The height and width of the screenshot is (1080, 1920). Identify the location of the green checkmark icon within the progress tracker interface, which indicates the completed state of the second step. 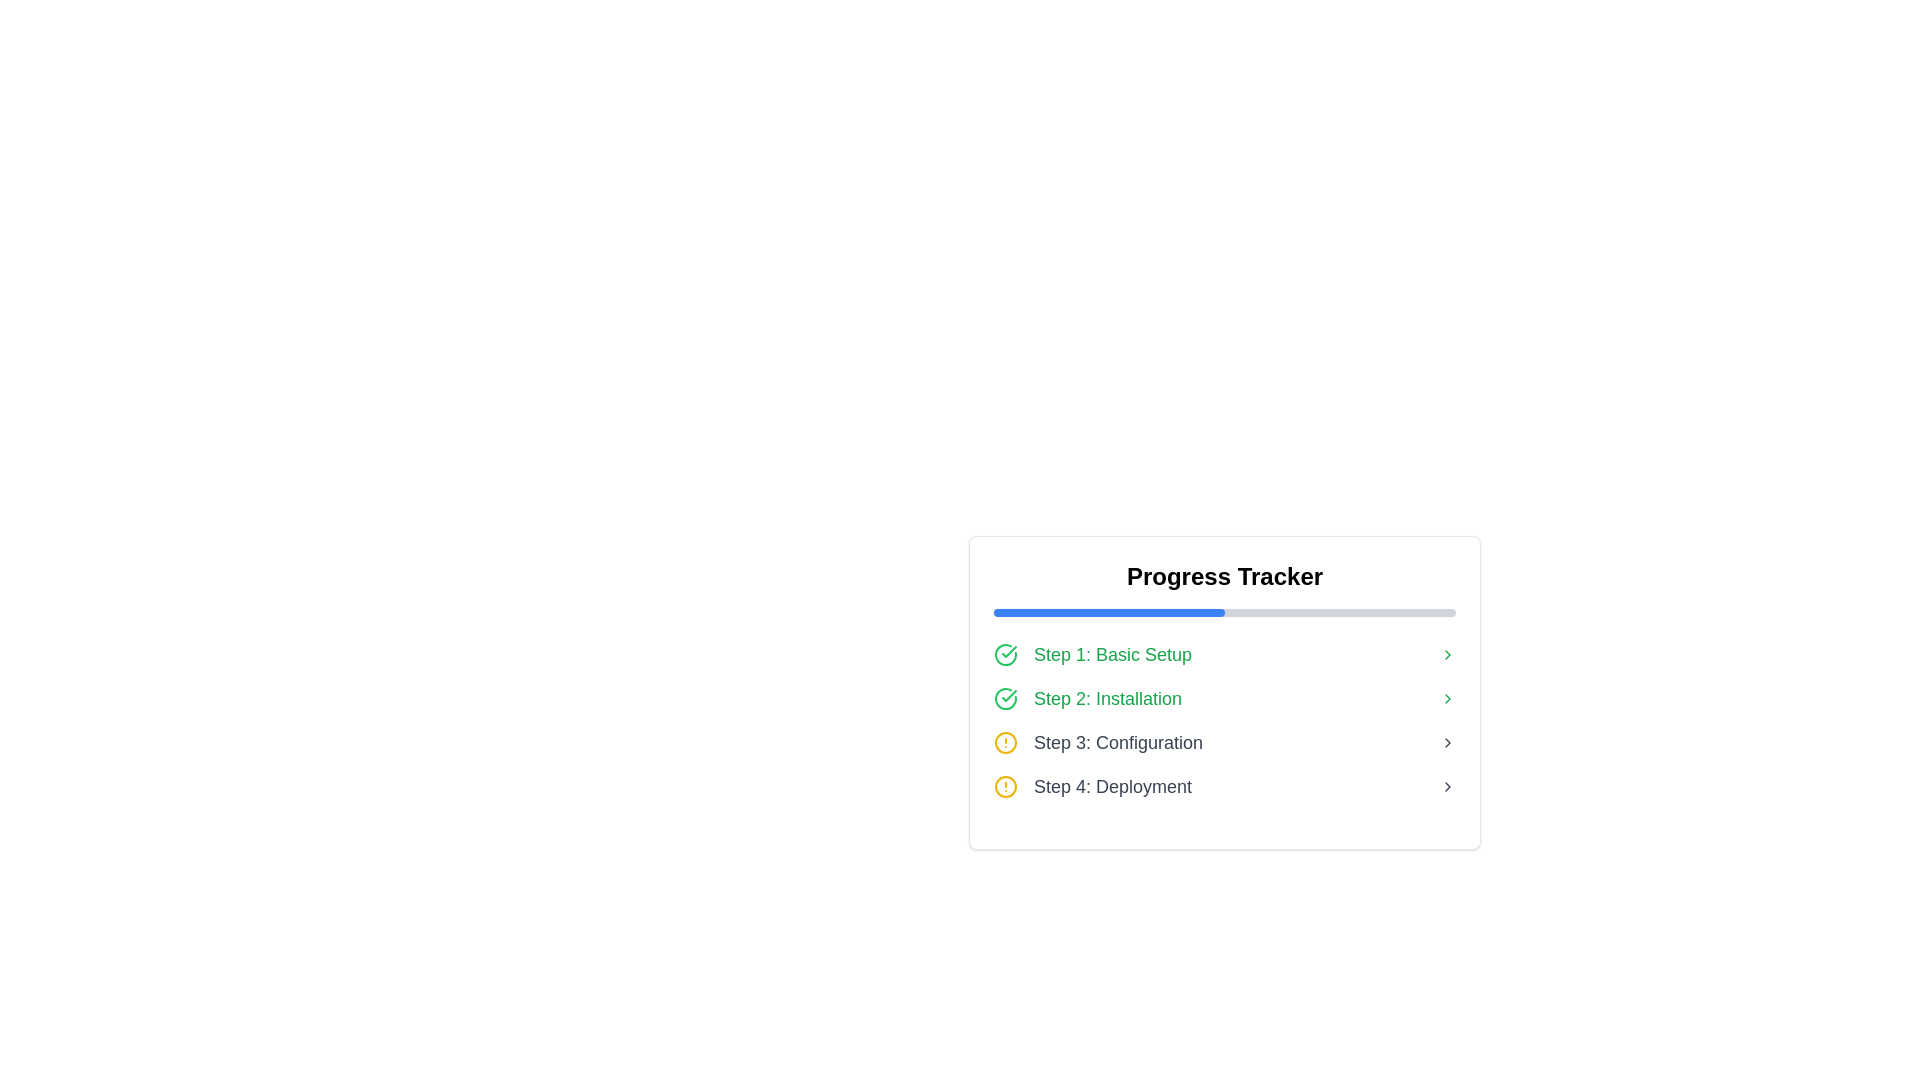
(1009, 694).